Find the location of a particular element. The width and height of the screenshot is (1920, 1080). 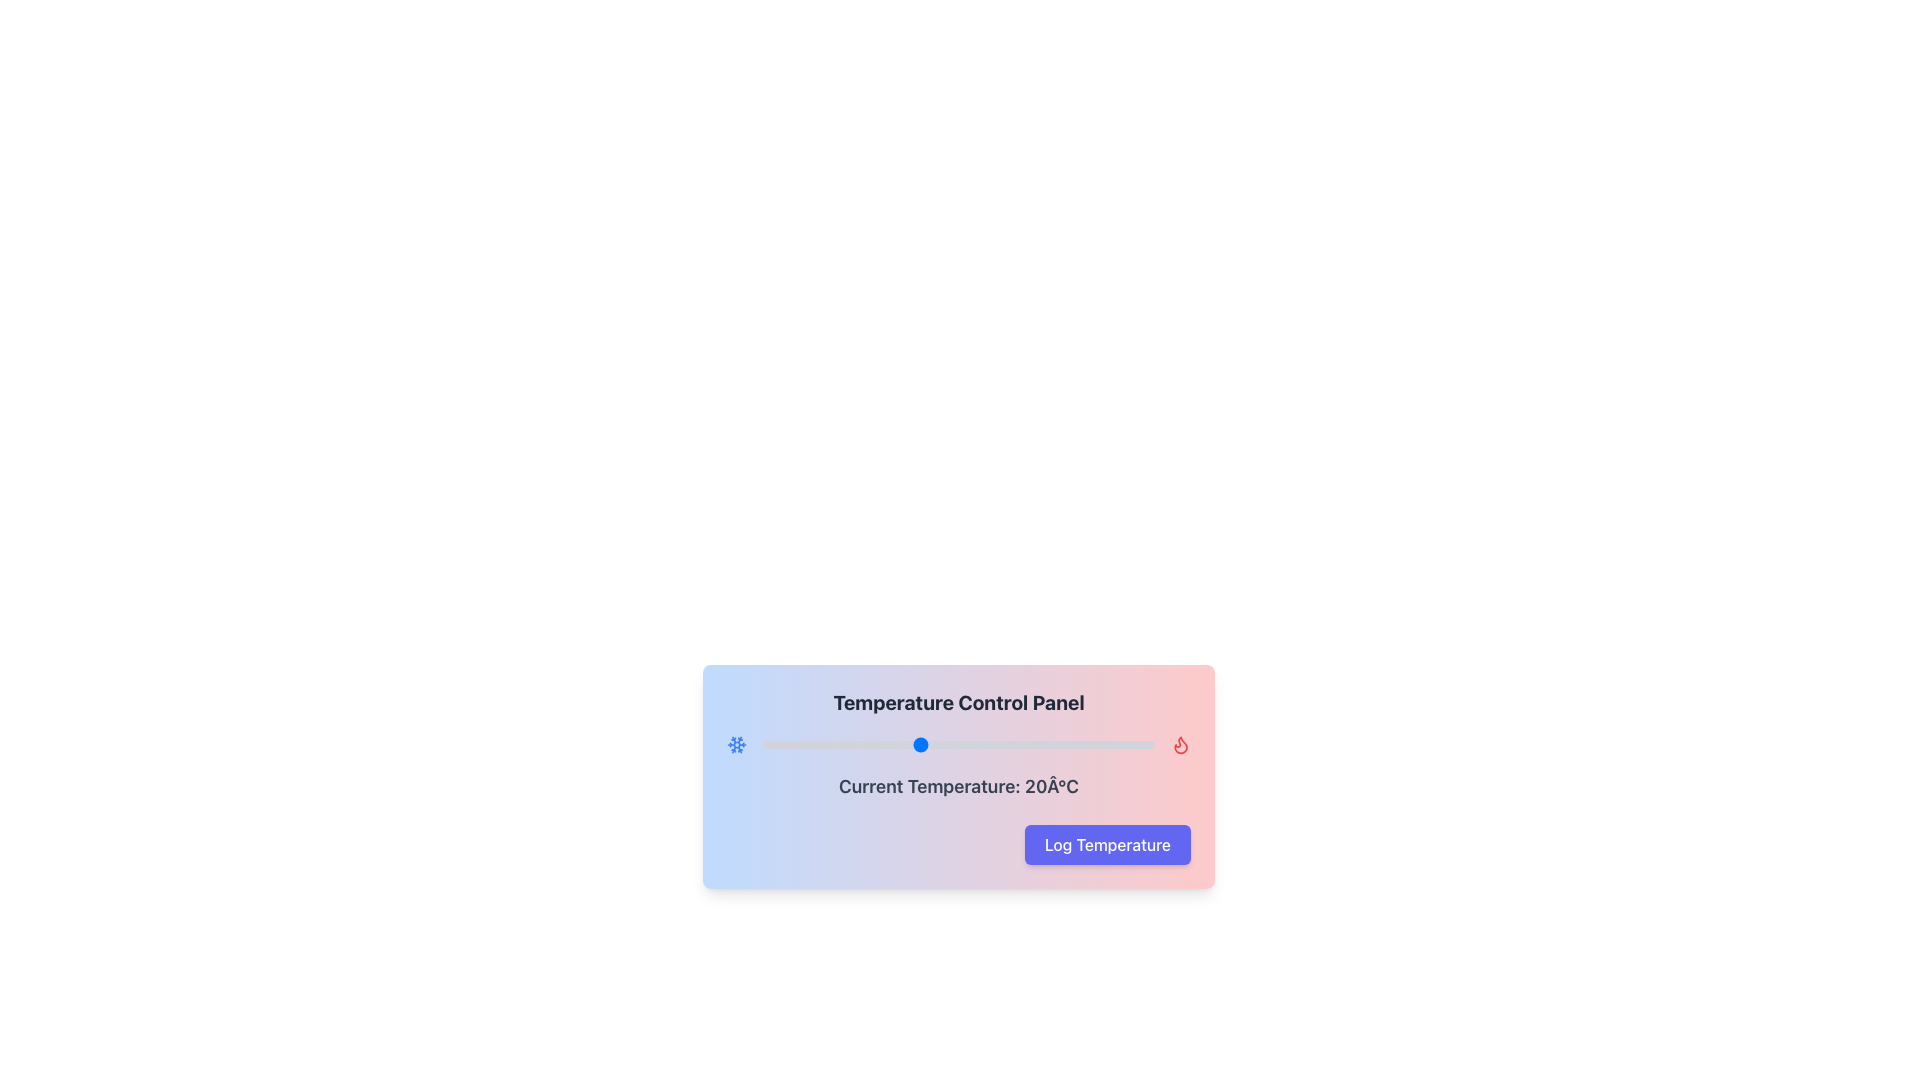

the temperature slider is located at coordinates (1106, 744).